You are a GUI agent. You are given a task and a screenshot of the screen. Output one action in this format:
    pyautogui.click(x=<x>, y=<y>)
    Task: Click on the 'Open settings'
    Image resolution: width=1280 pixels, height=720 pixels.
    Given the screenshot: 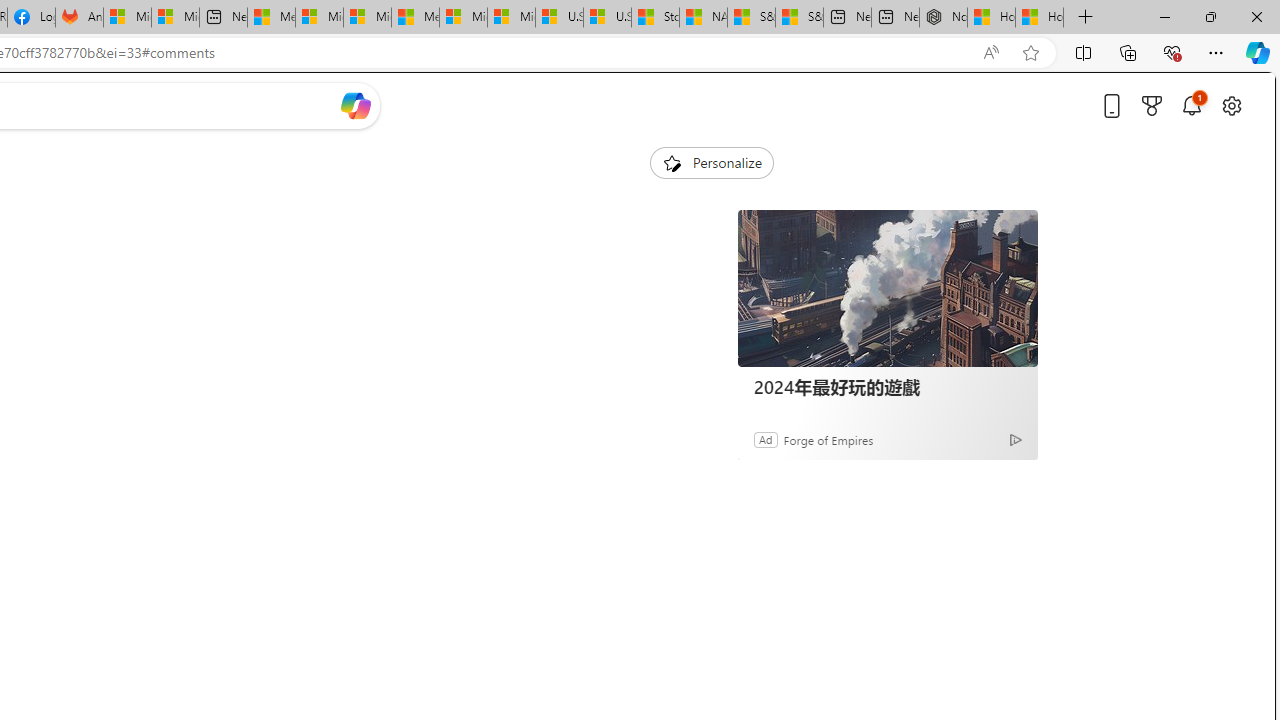 What is the action you would take?
    pyautogui.click(x=1231, y=105)
    